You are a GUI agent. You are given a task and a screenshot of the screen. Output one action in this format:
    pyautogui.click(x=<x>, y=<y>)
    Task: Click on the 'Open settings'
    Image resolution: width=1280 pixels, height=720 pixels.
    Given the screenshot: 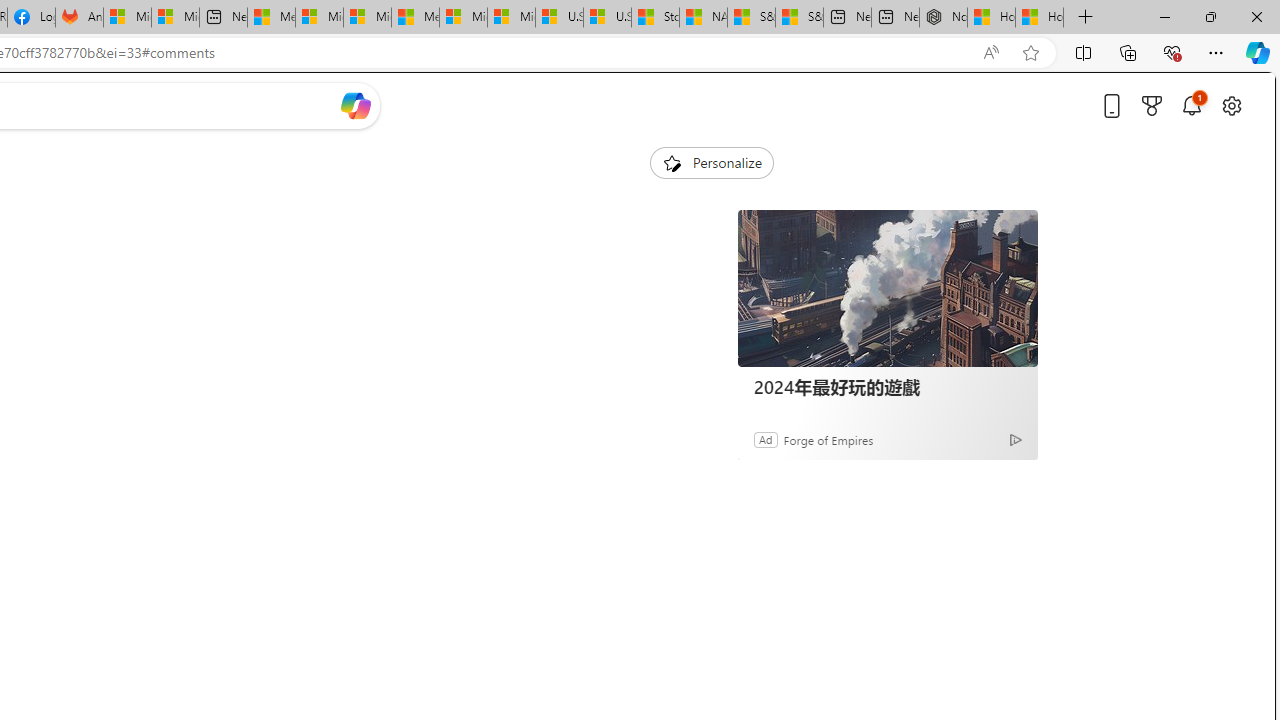 What is the action you would take?
    pyautogui.click(x=1231, y=105)
    